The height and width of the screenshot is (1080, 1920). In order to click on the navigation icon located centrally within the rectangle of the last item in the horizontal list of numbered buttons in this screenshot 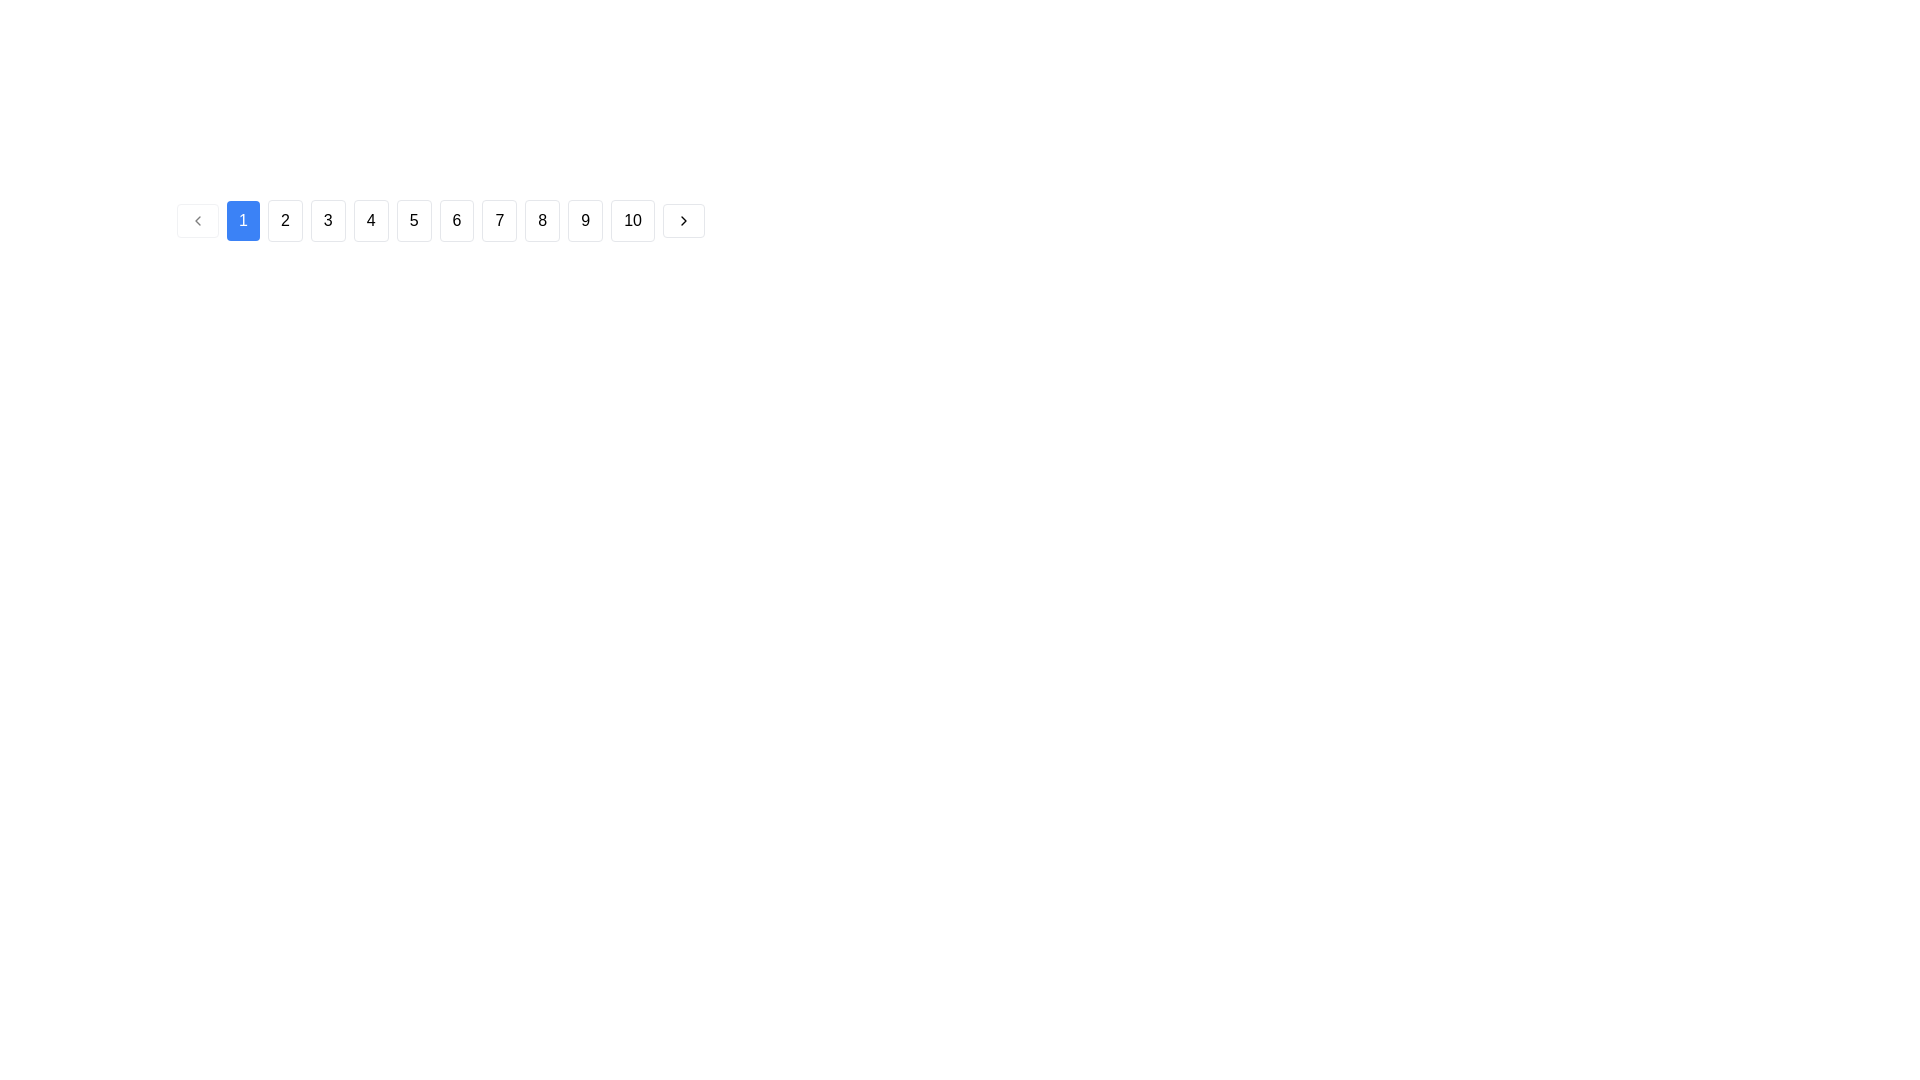, I will do `click(683, 220)`.